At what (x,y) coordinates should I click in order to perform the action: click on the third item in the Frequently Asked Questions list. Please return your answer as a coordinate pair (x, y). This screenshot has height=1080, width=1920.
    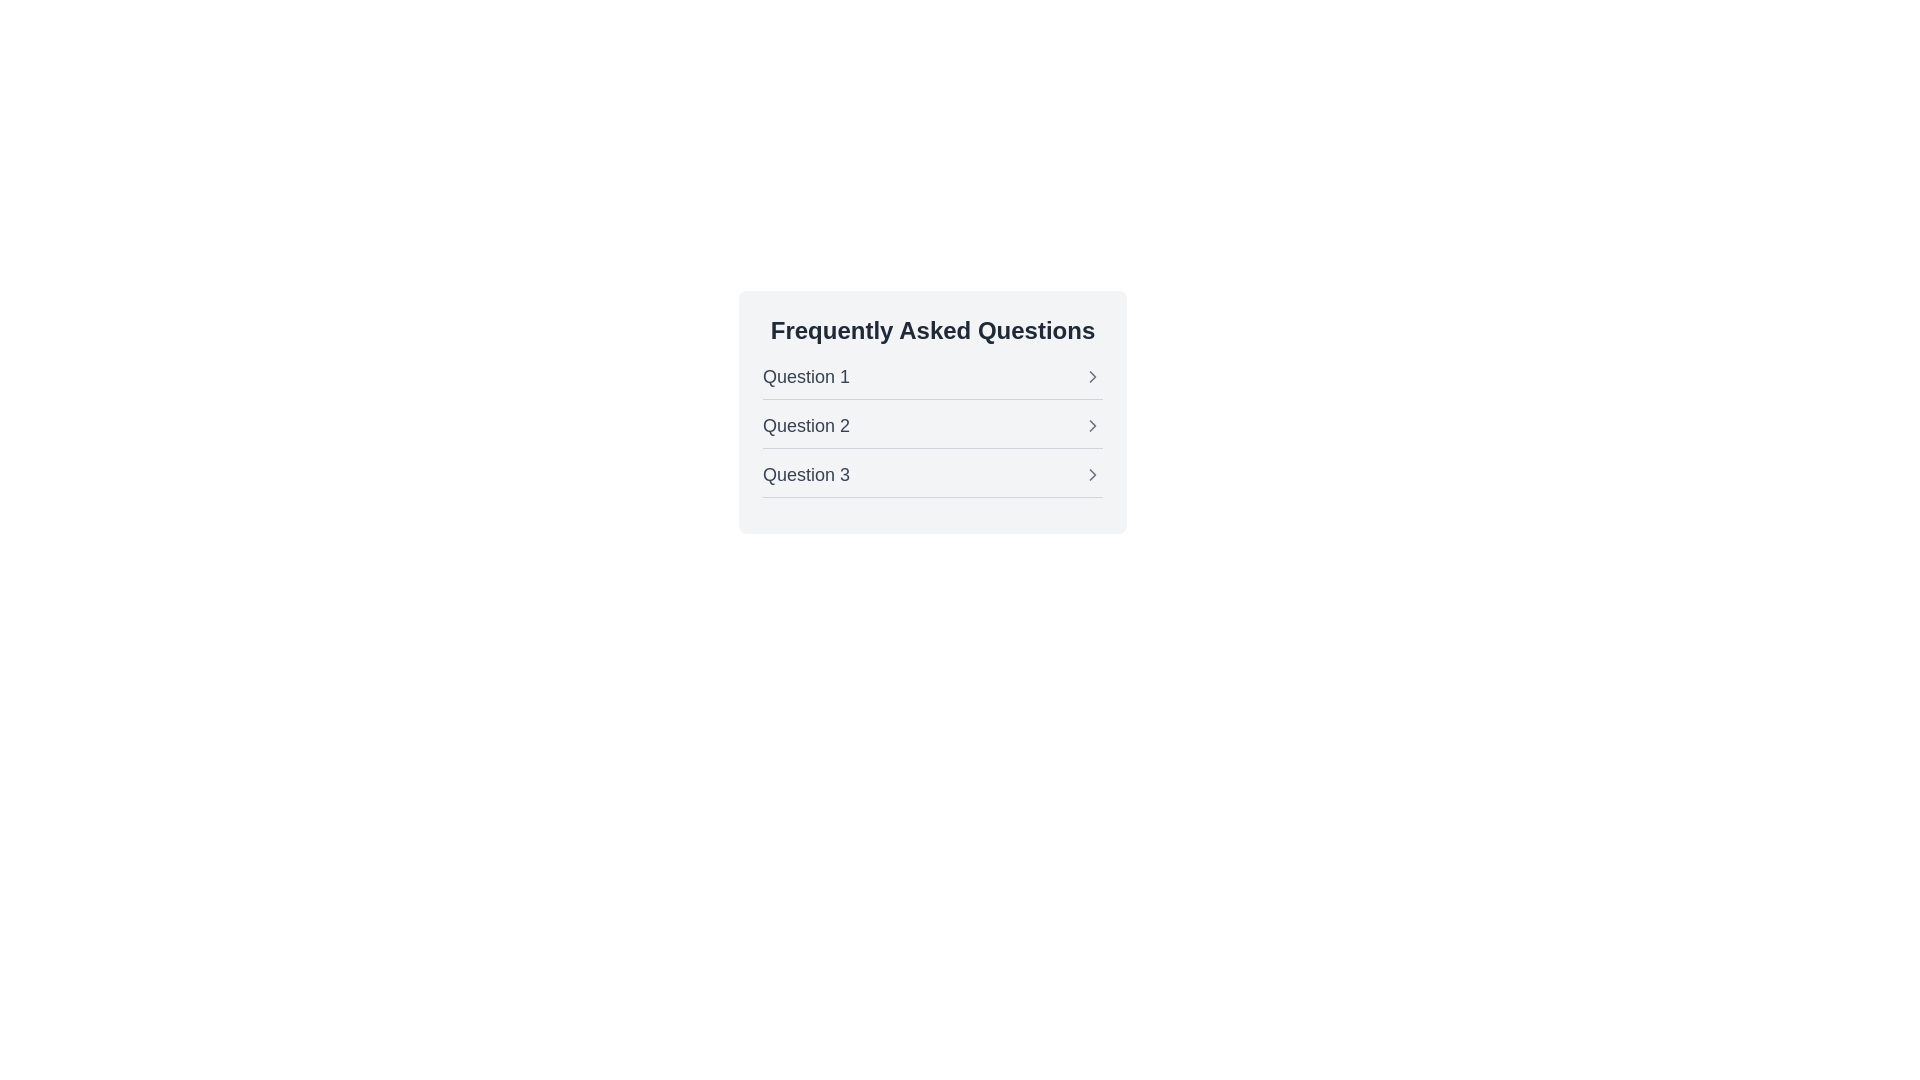
    Looking at the image, I should click on (931, 474).